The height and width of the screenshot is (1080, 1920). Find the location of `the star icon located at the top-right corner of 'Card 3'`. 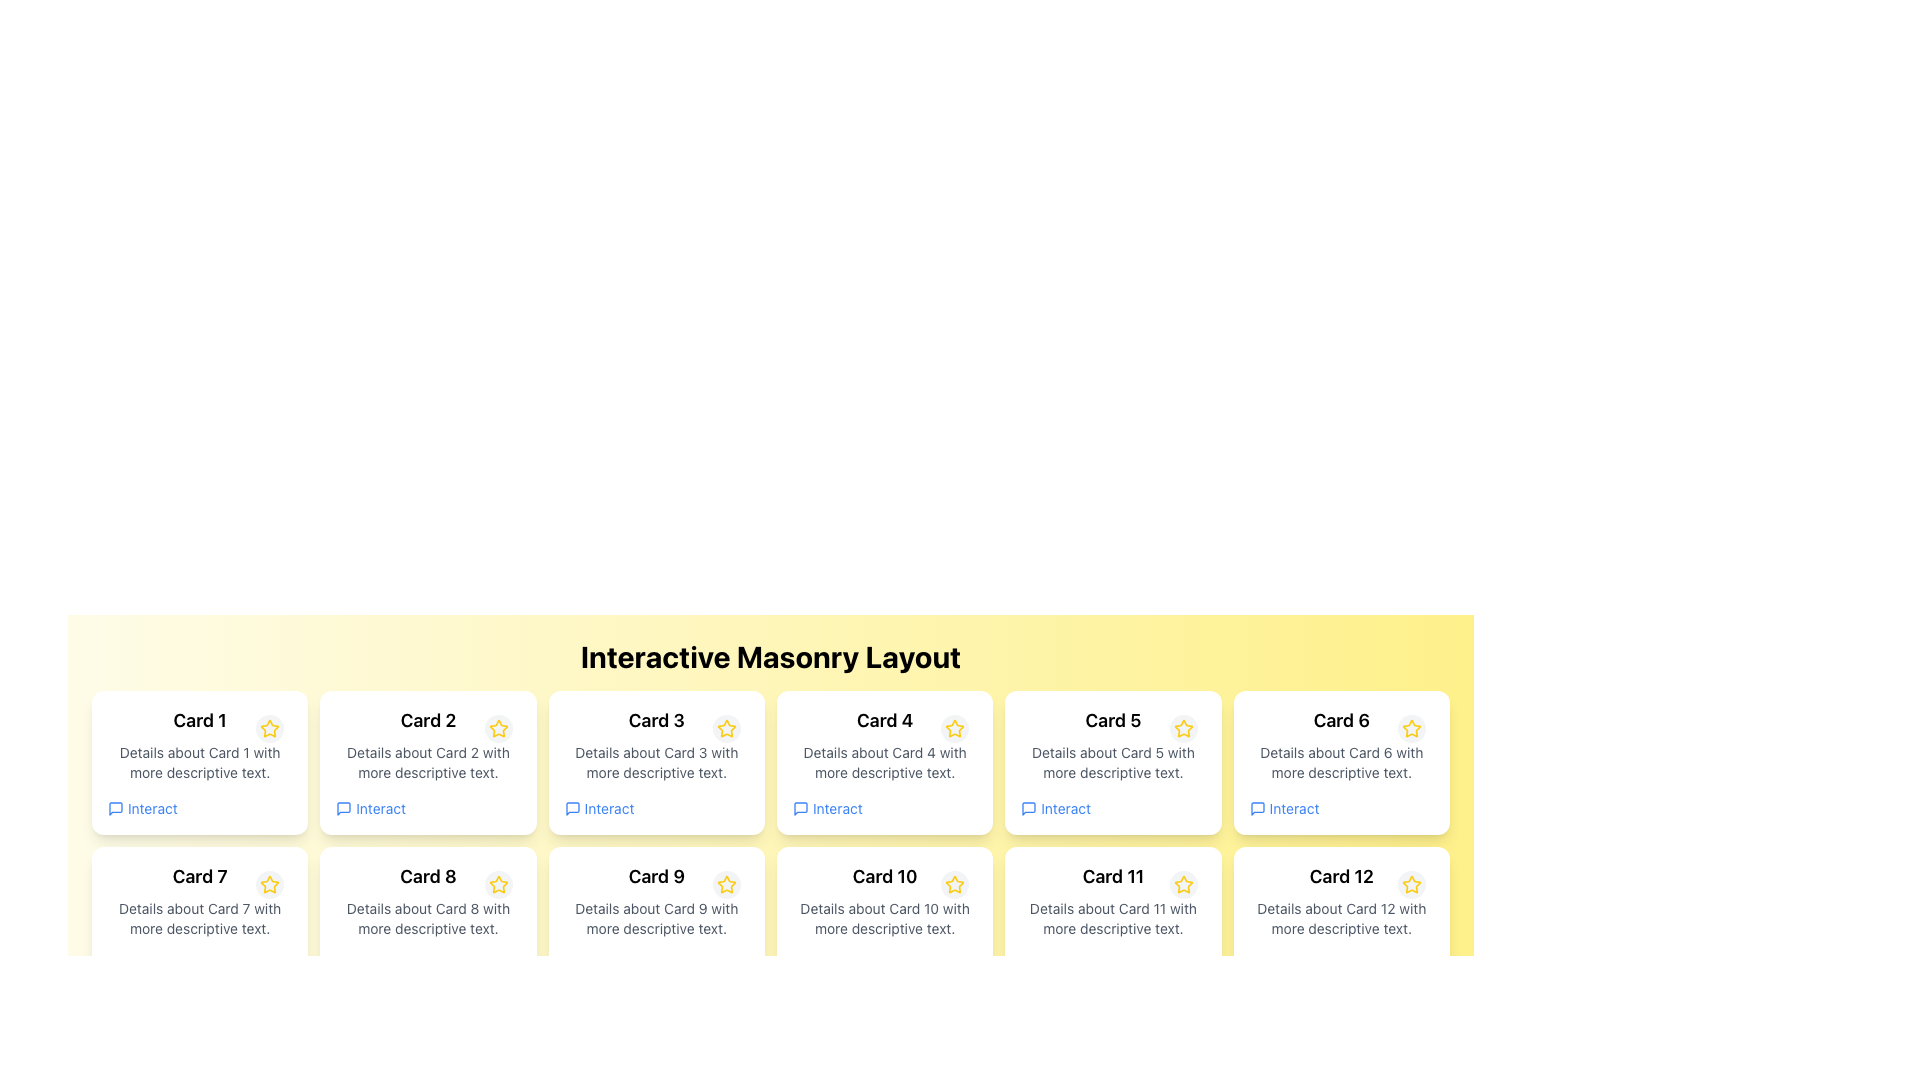

the star icon located at the top-right corner of 'Card 3' is located at coordinates (725, 729).